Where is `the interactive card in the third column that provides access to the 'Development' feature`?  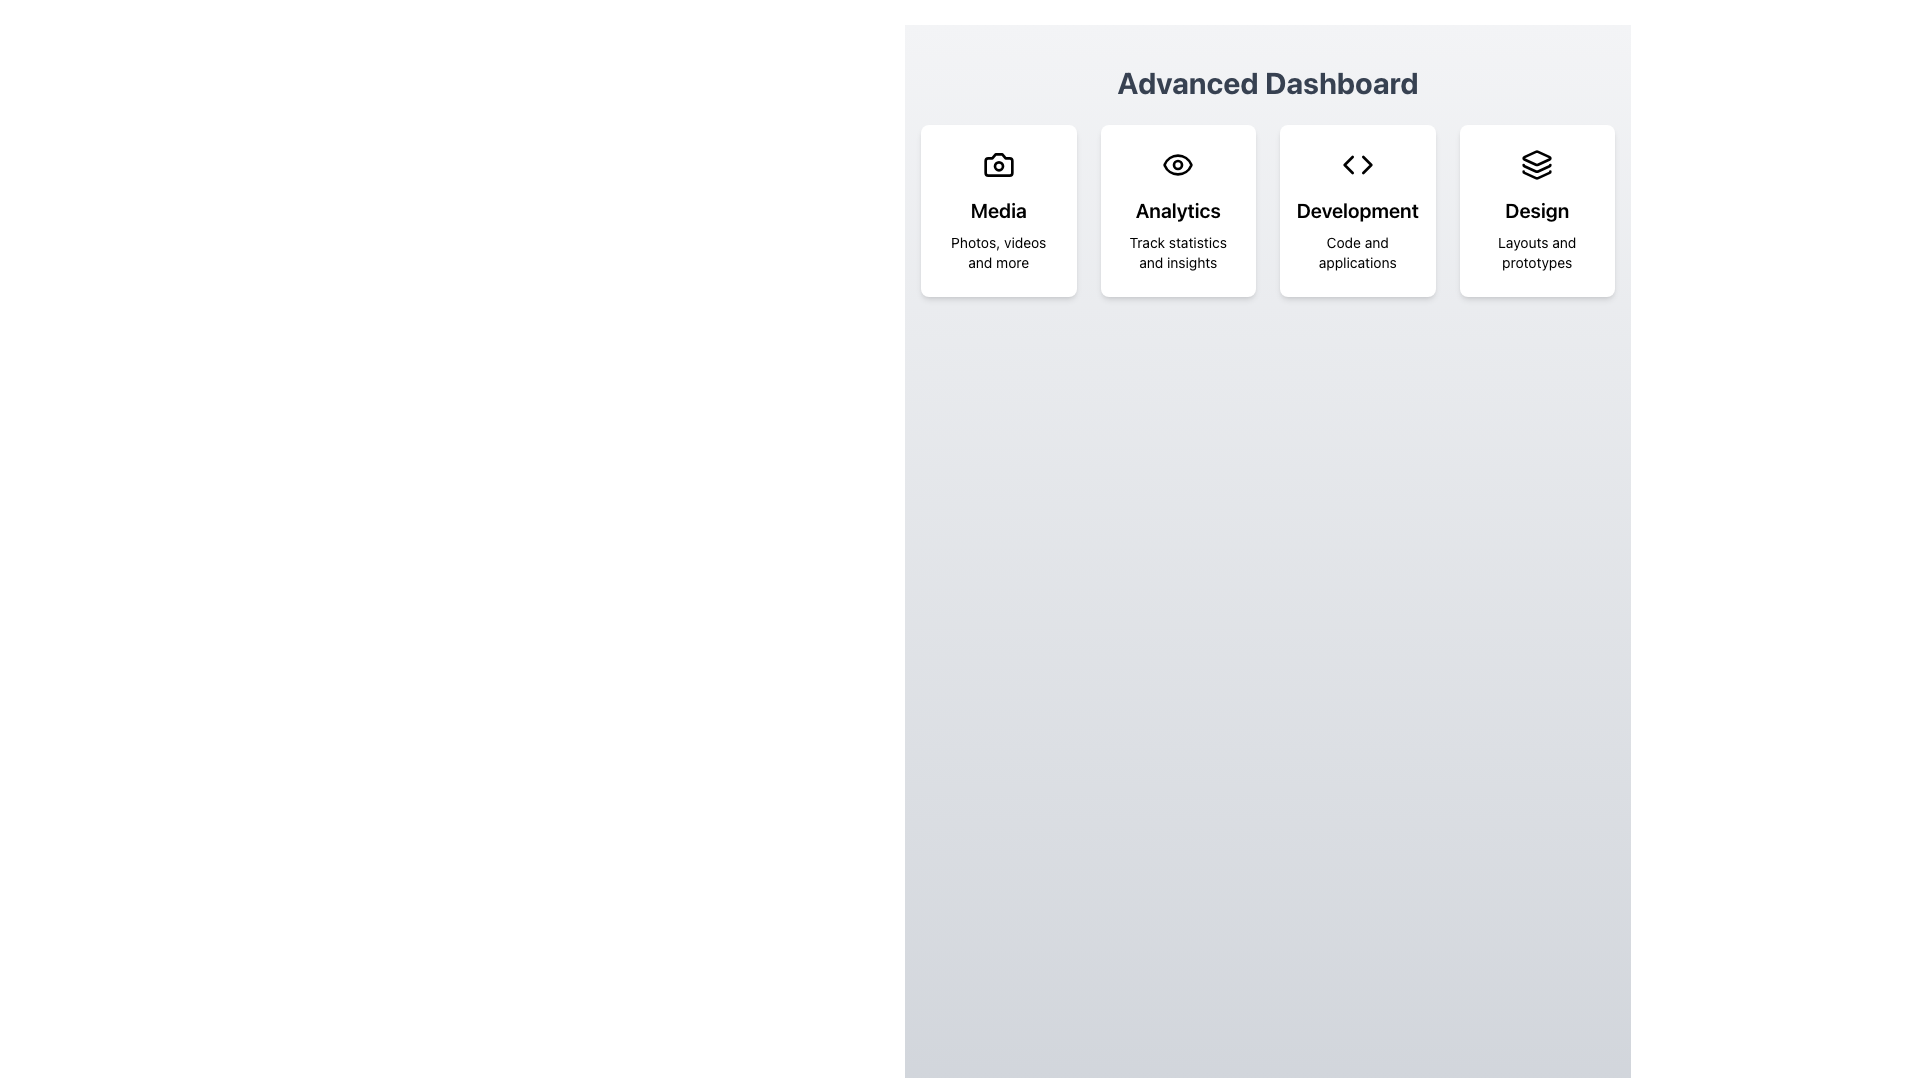
the interactive card in the third column that provides access to the 'Development' feature is located at coordinates (1357, 211).